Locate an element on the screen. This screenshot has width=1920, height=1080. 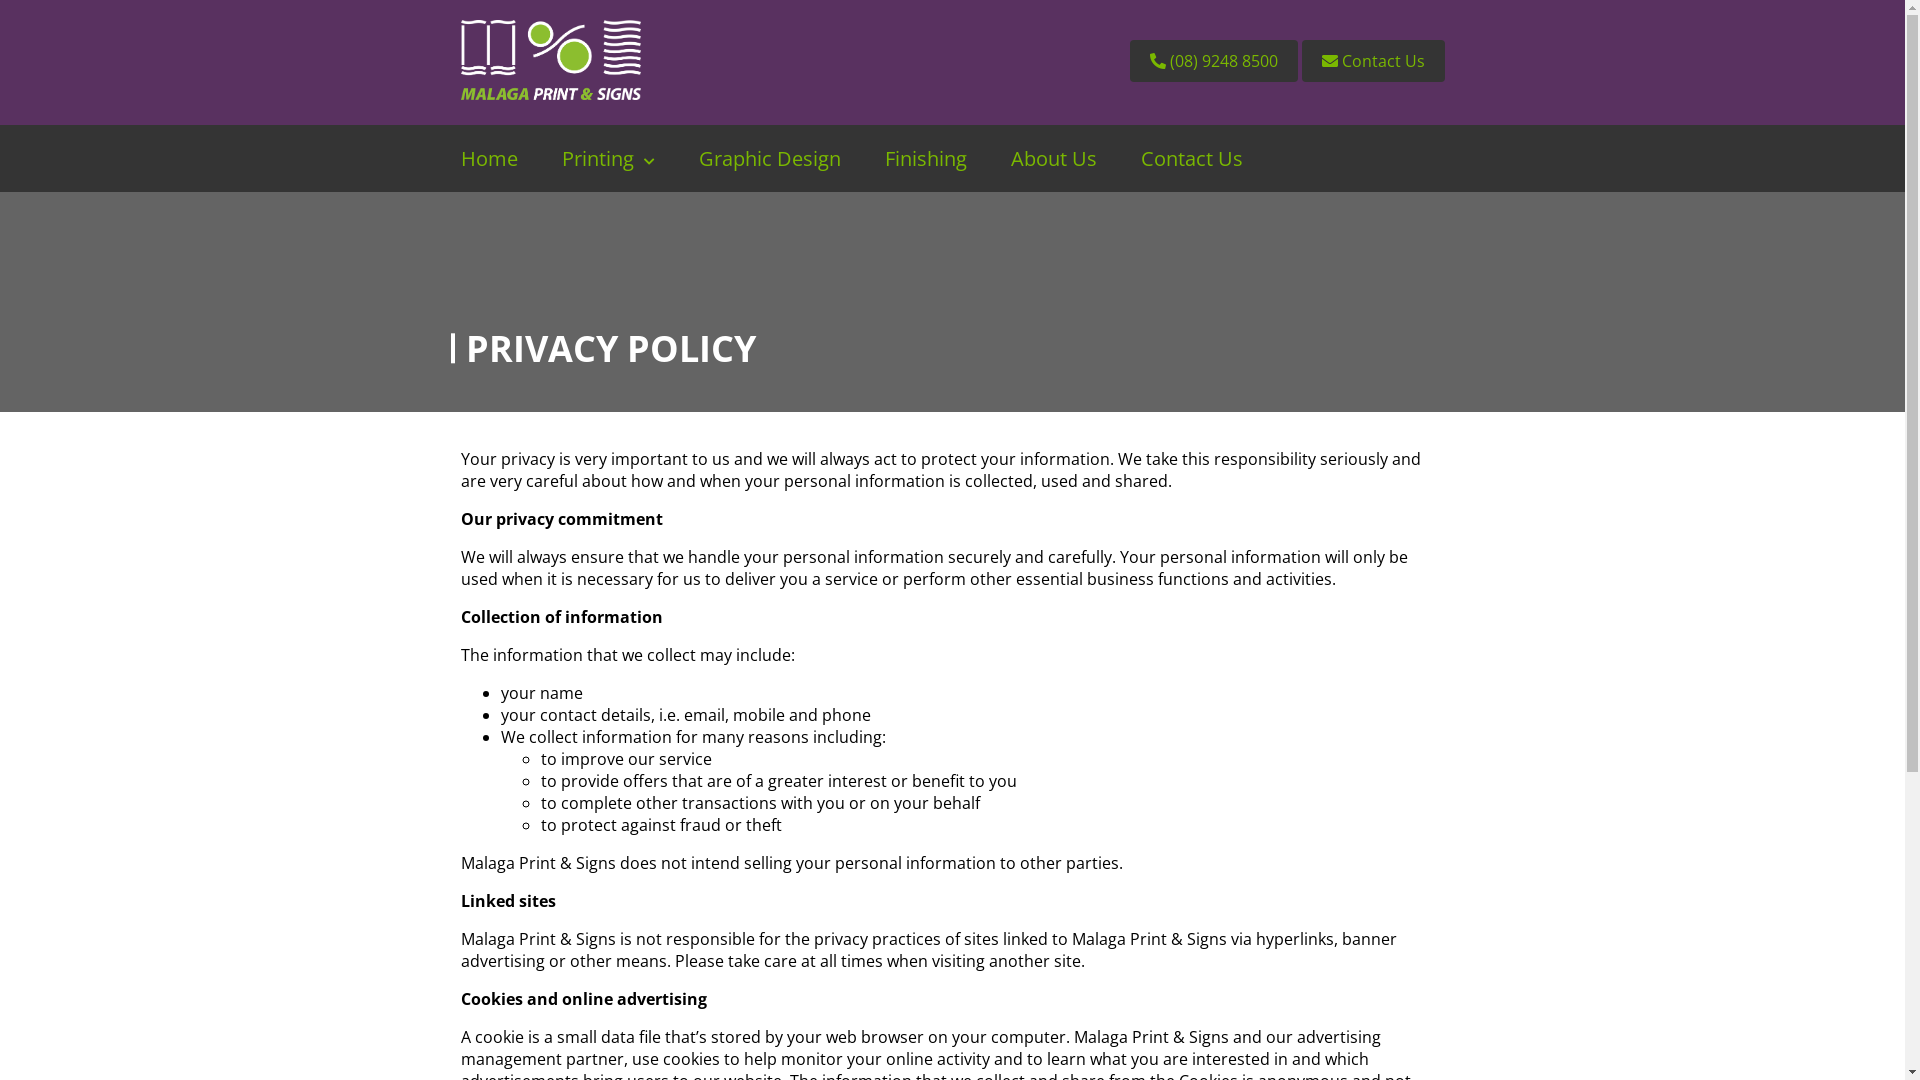
'Home' is located at coordinates (488, 157).